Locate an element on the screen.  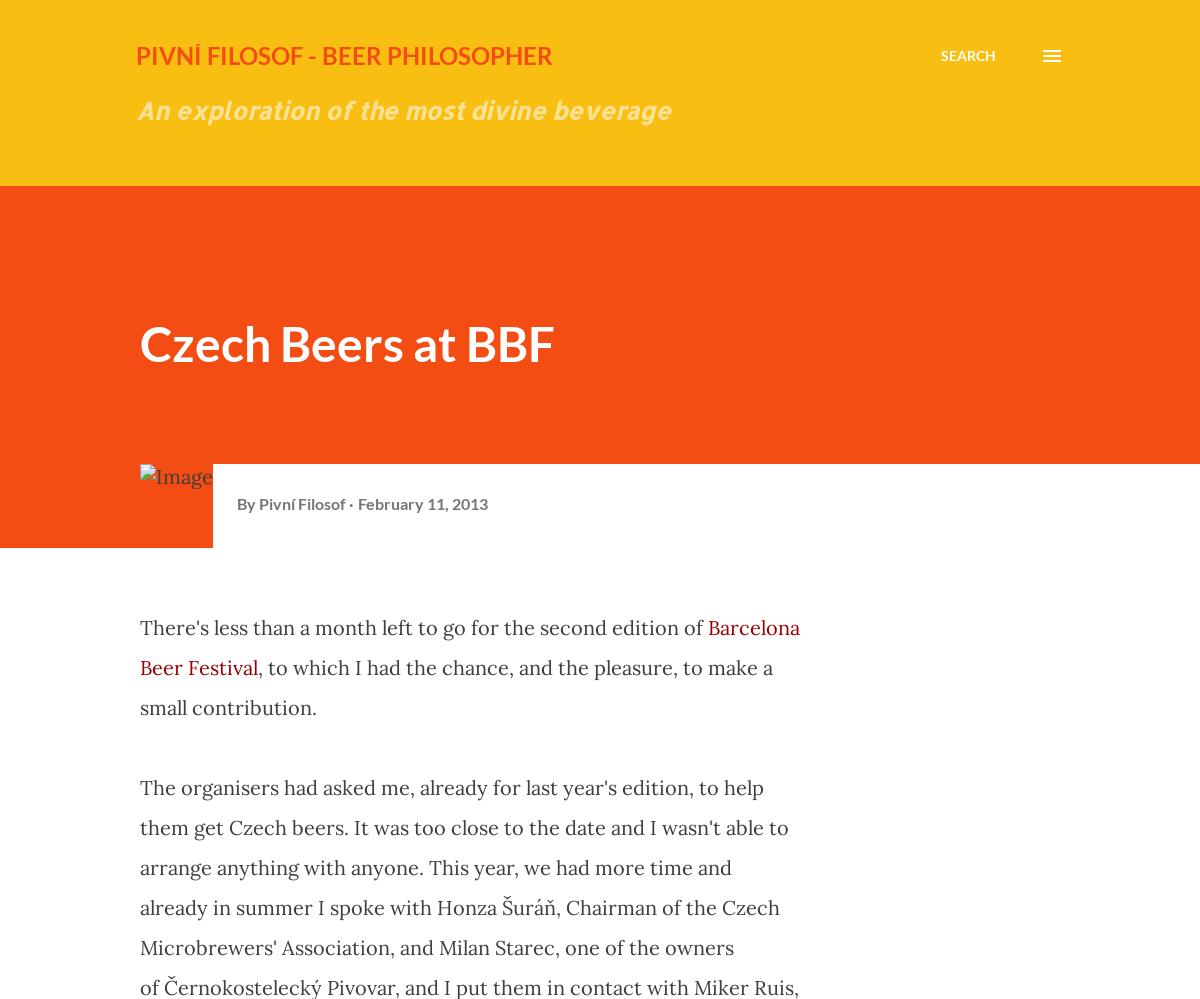
'Barcelona Beer Festival' is located at coordinates (469, 646).